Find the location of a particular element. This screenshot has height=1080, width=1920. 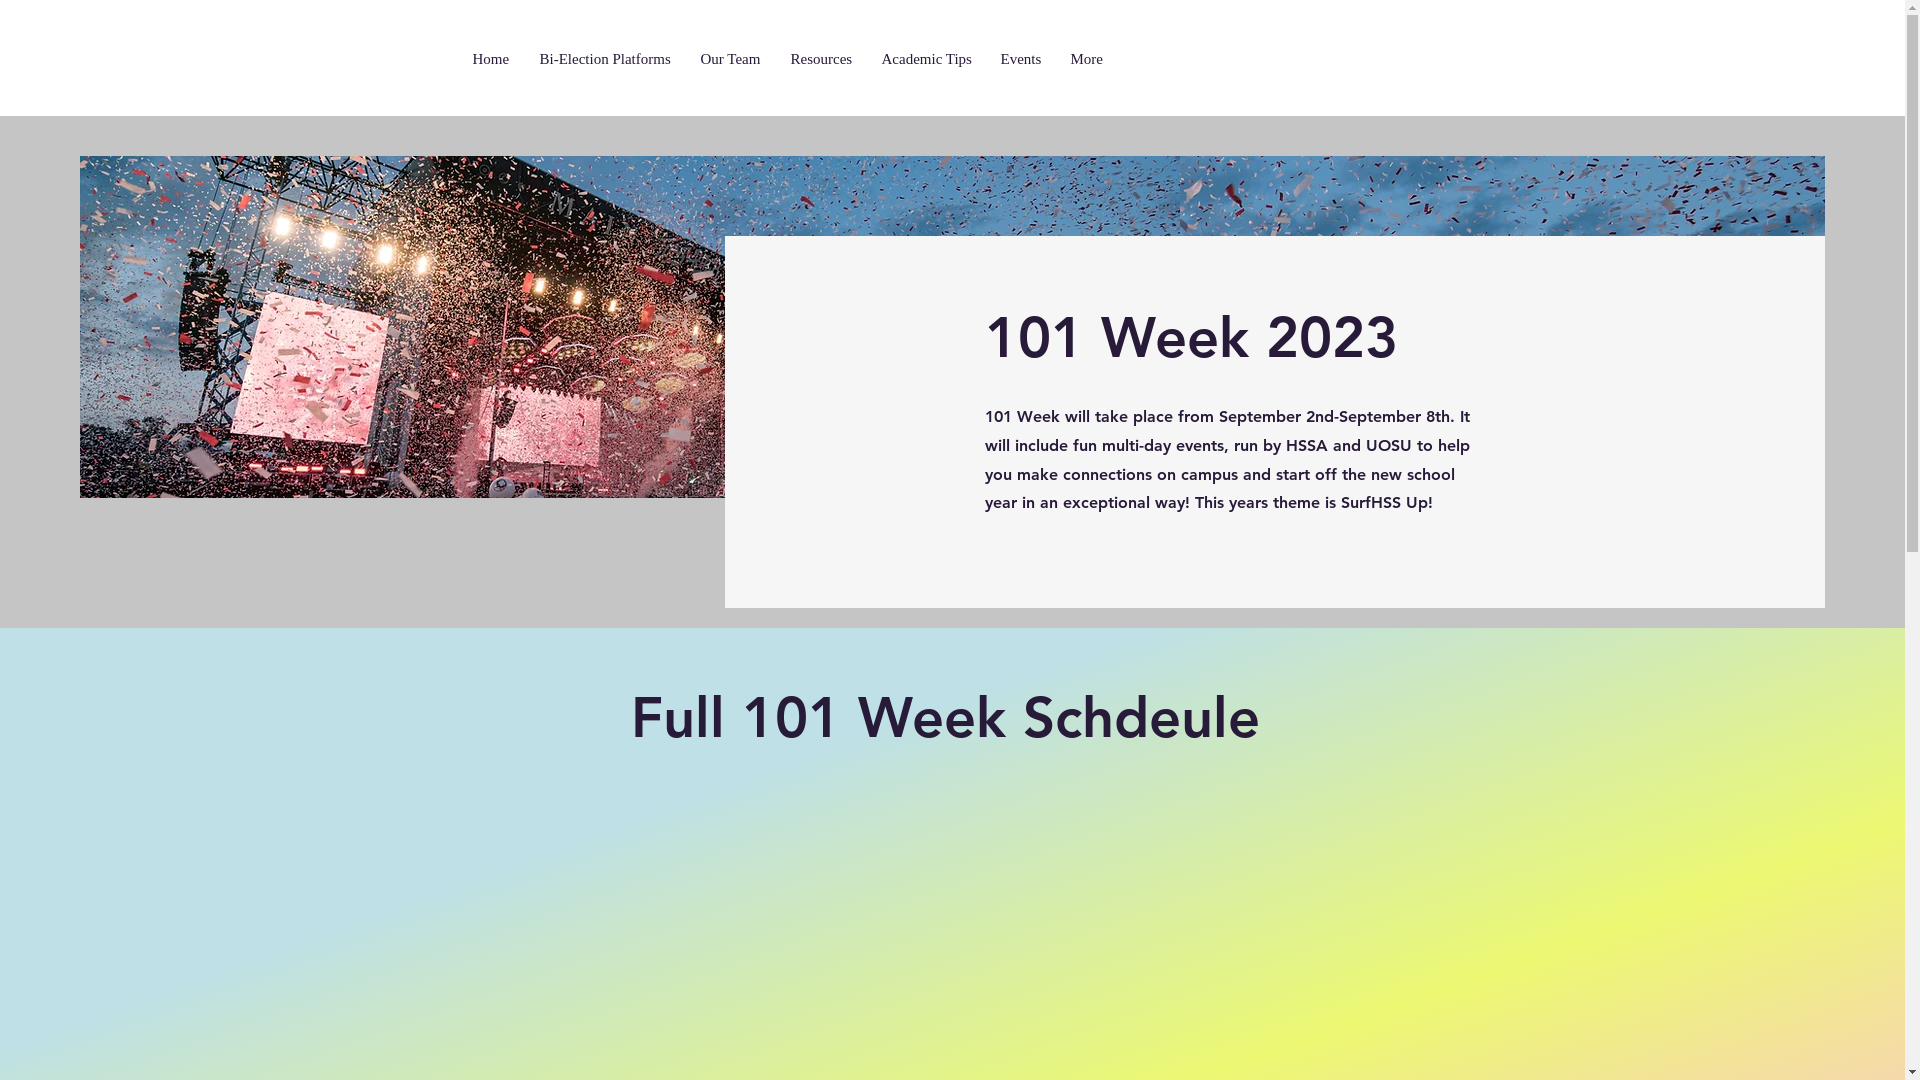

'Academic Tips' is located at coordinates (930, 58).